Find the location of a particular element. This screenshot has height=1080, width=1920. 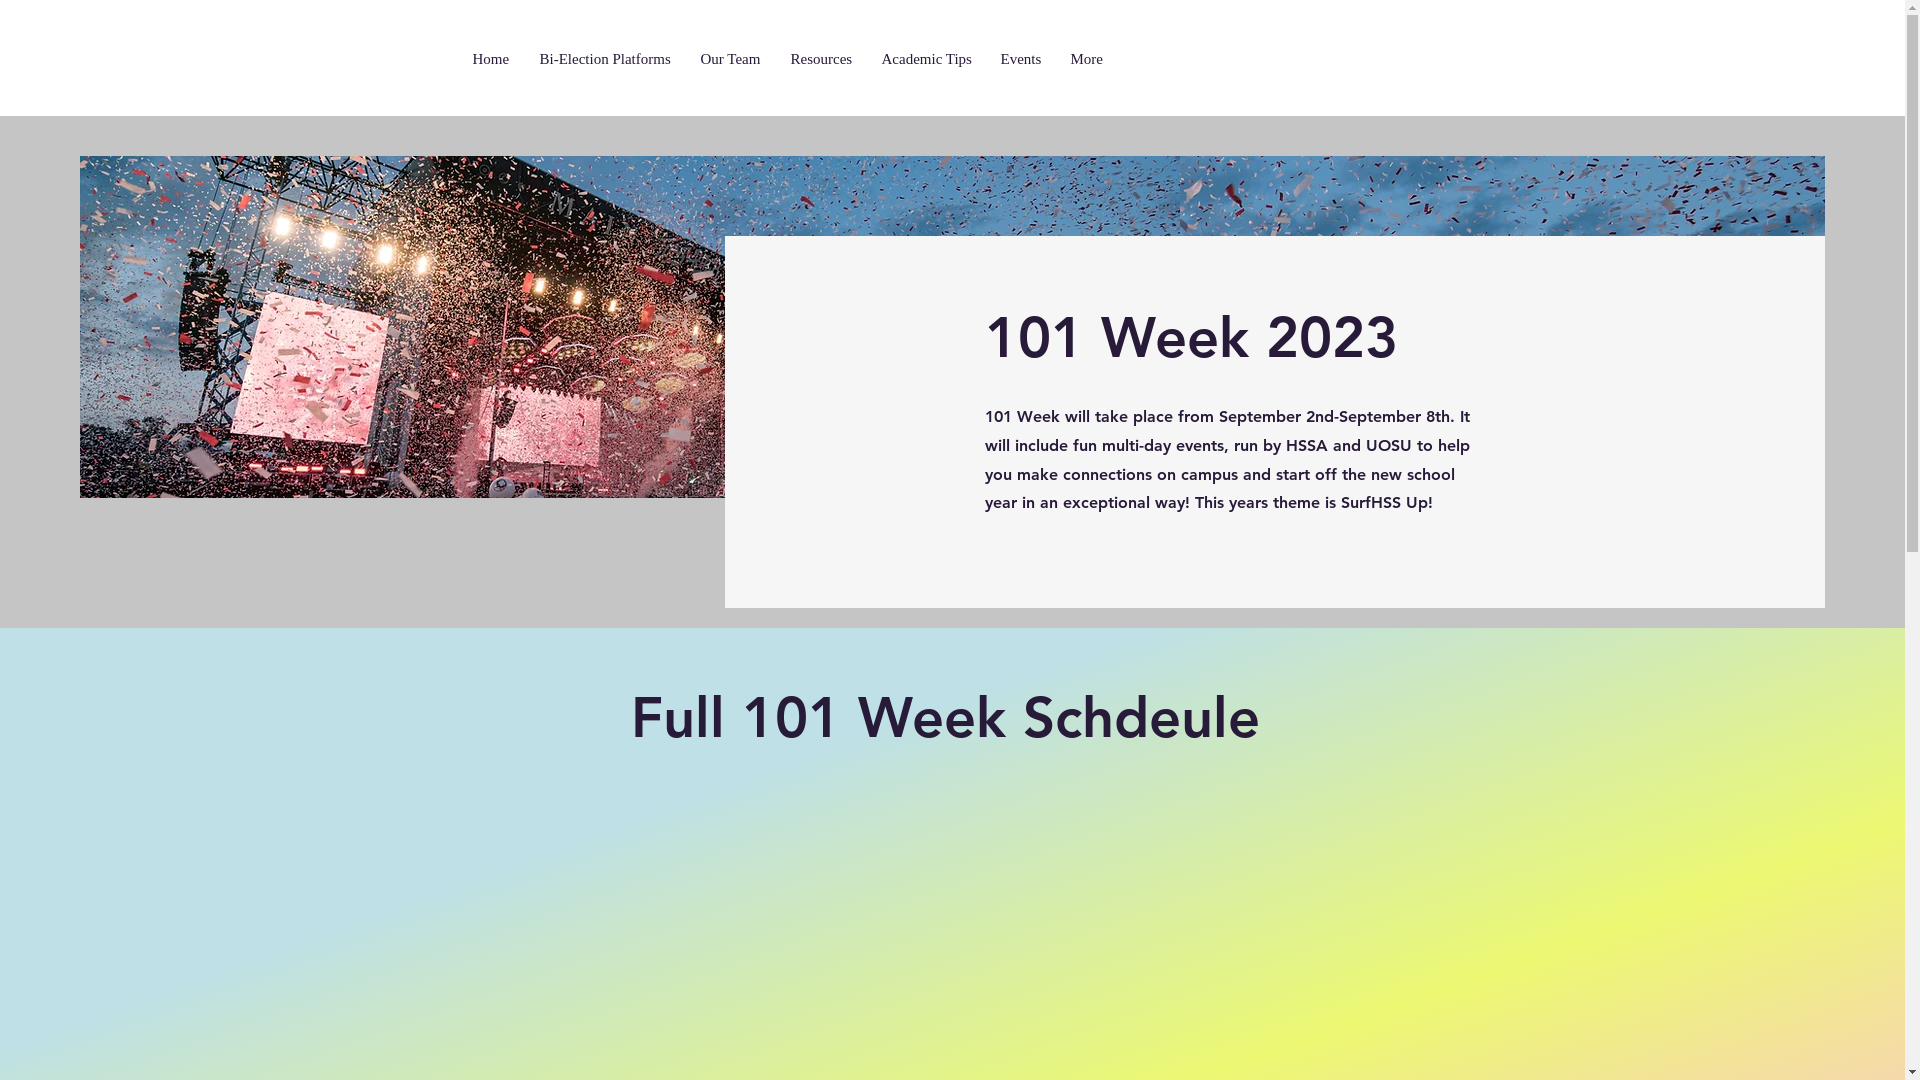

'Academic Tips' is located at coordinates (930, 58).